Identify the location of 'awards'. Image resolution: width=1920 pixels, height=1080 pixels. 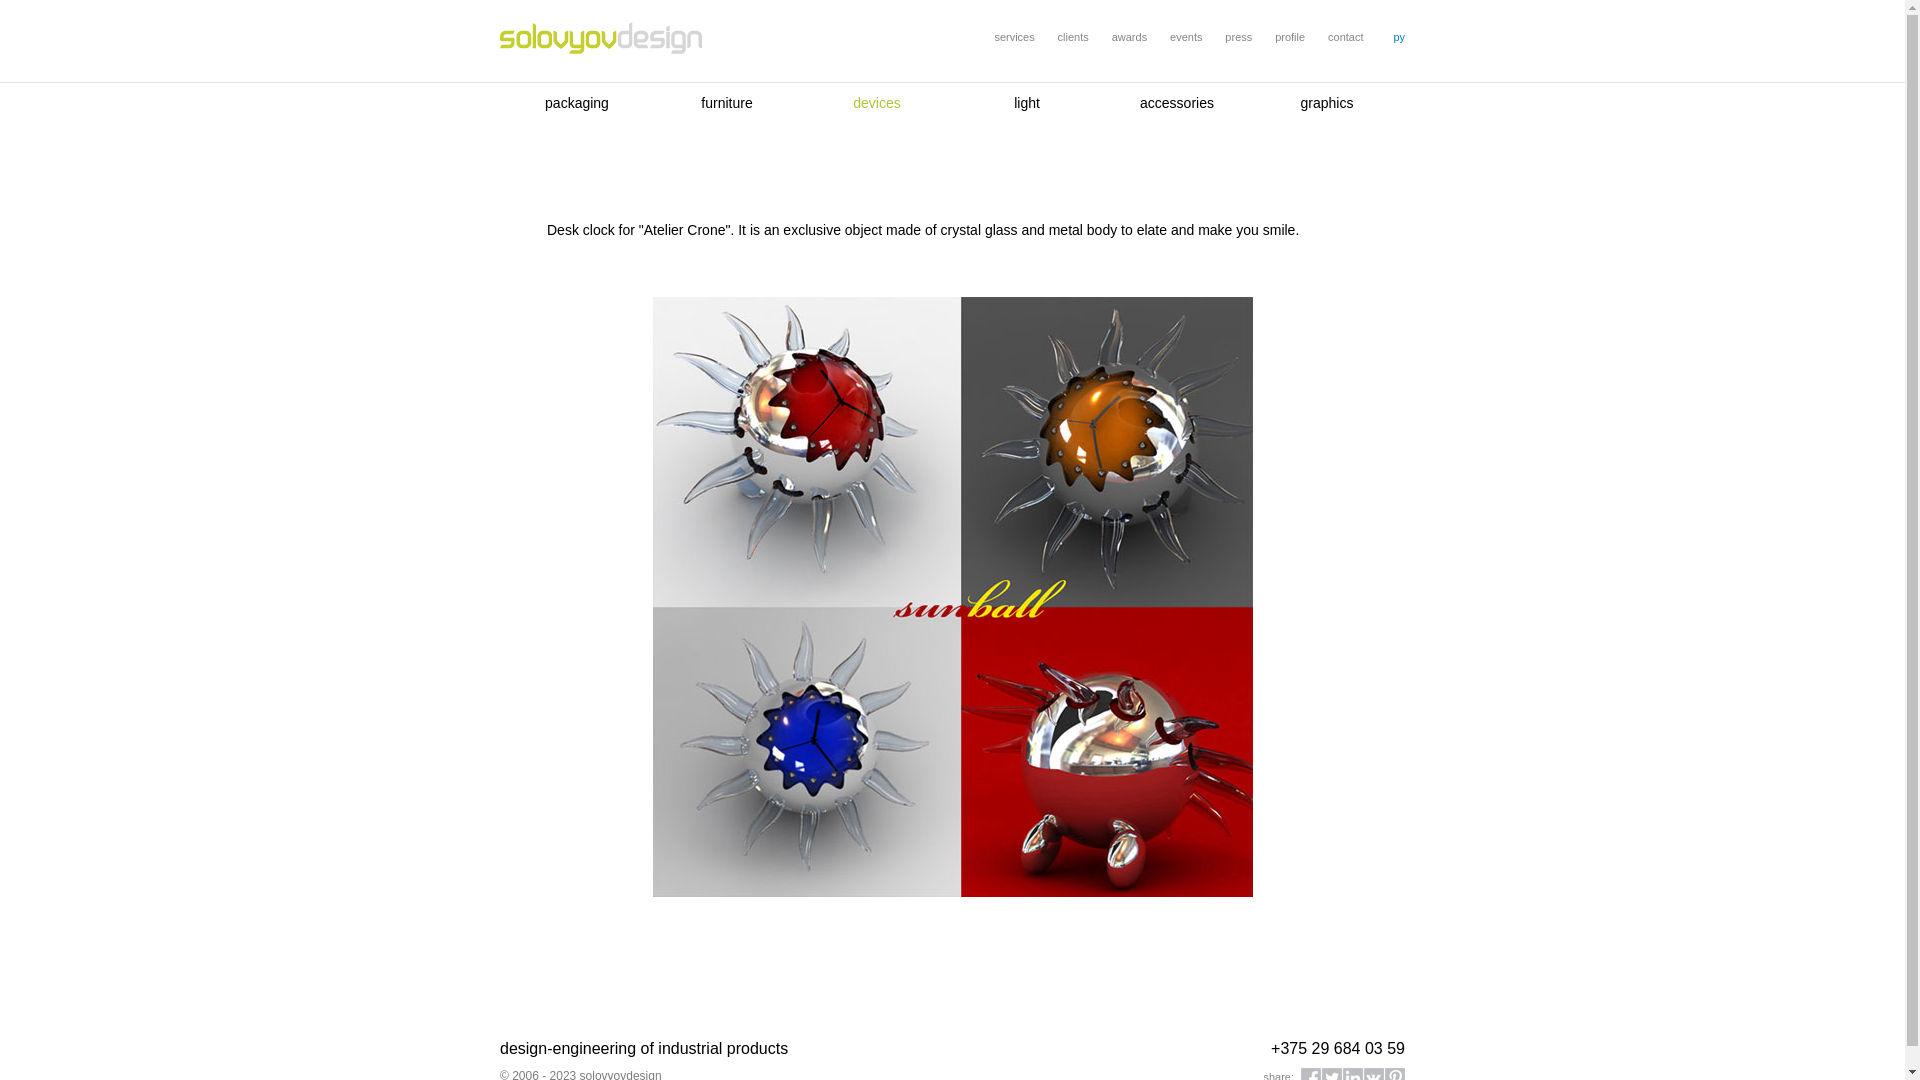
(1111, 37).